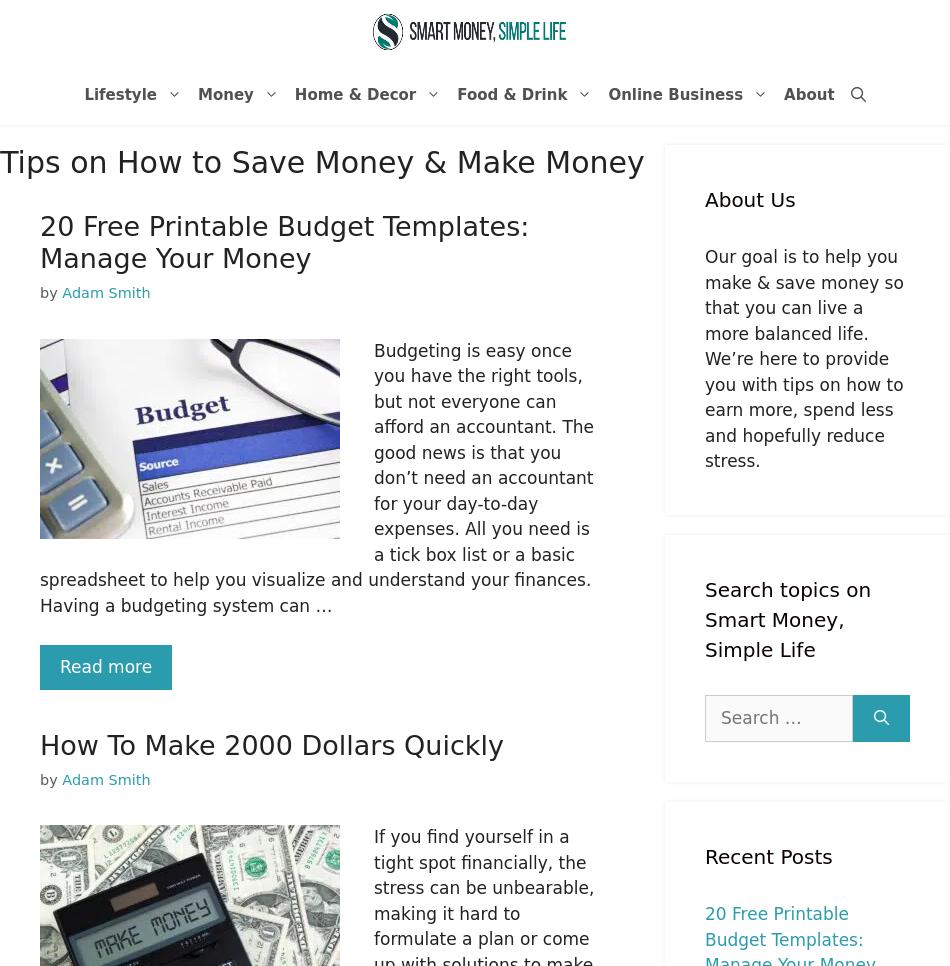 The height and width of the screenshot is (966, 950). What do you see at coordinates (320, 161) in the screenshot?
I see `'Tips on How to Save Money & Make Money'` at bounding box center [320, 161].